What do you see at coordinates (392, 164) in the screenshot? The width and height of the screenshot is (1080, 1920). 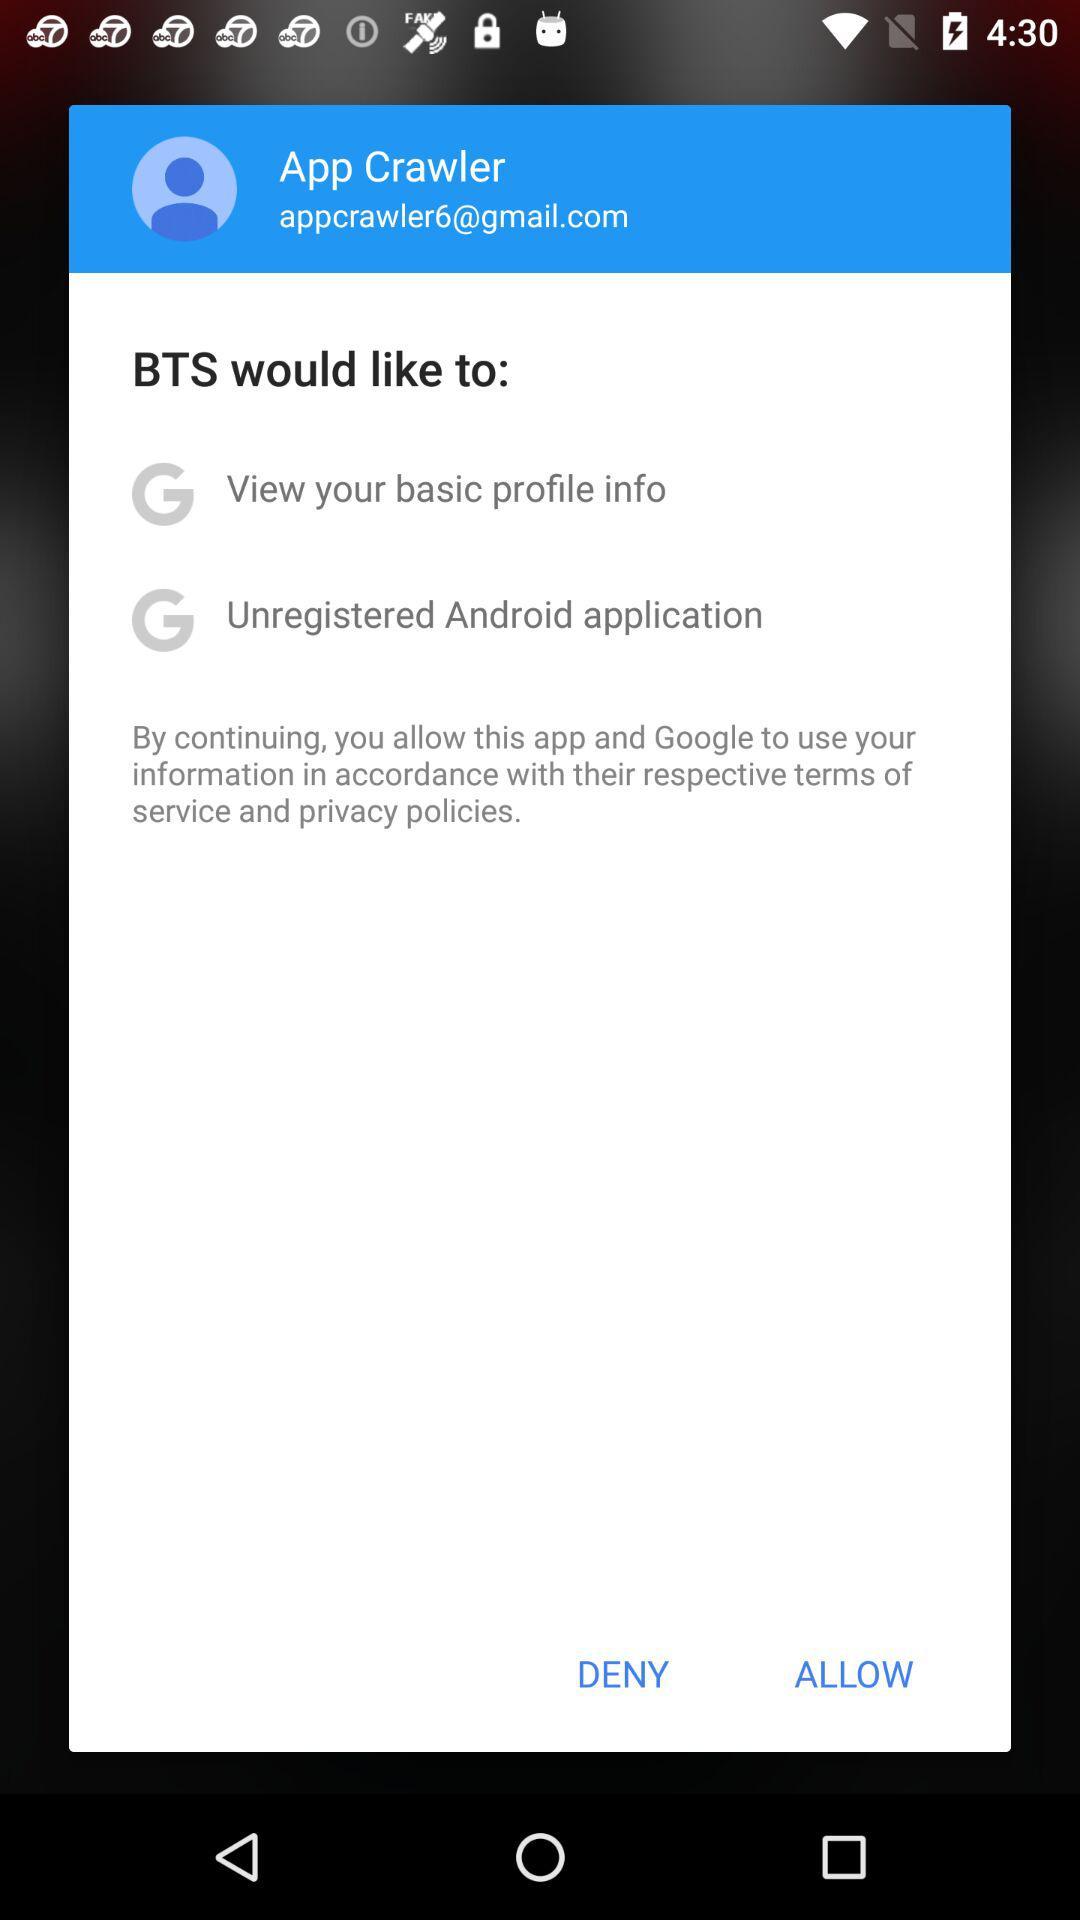 I see `the app crawler app` at bounding box center [392, 164].